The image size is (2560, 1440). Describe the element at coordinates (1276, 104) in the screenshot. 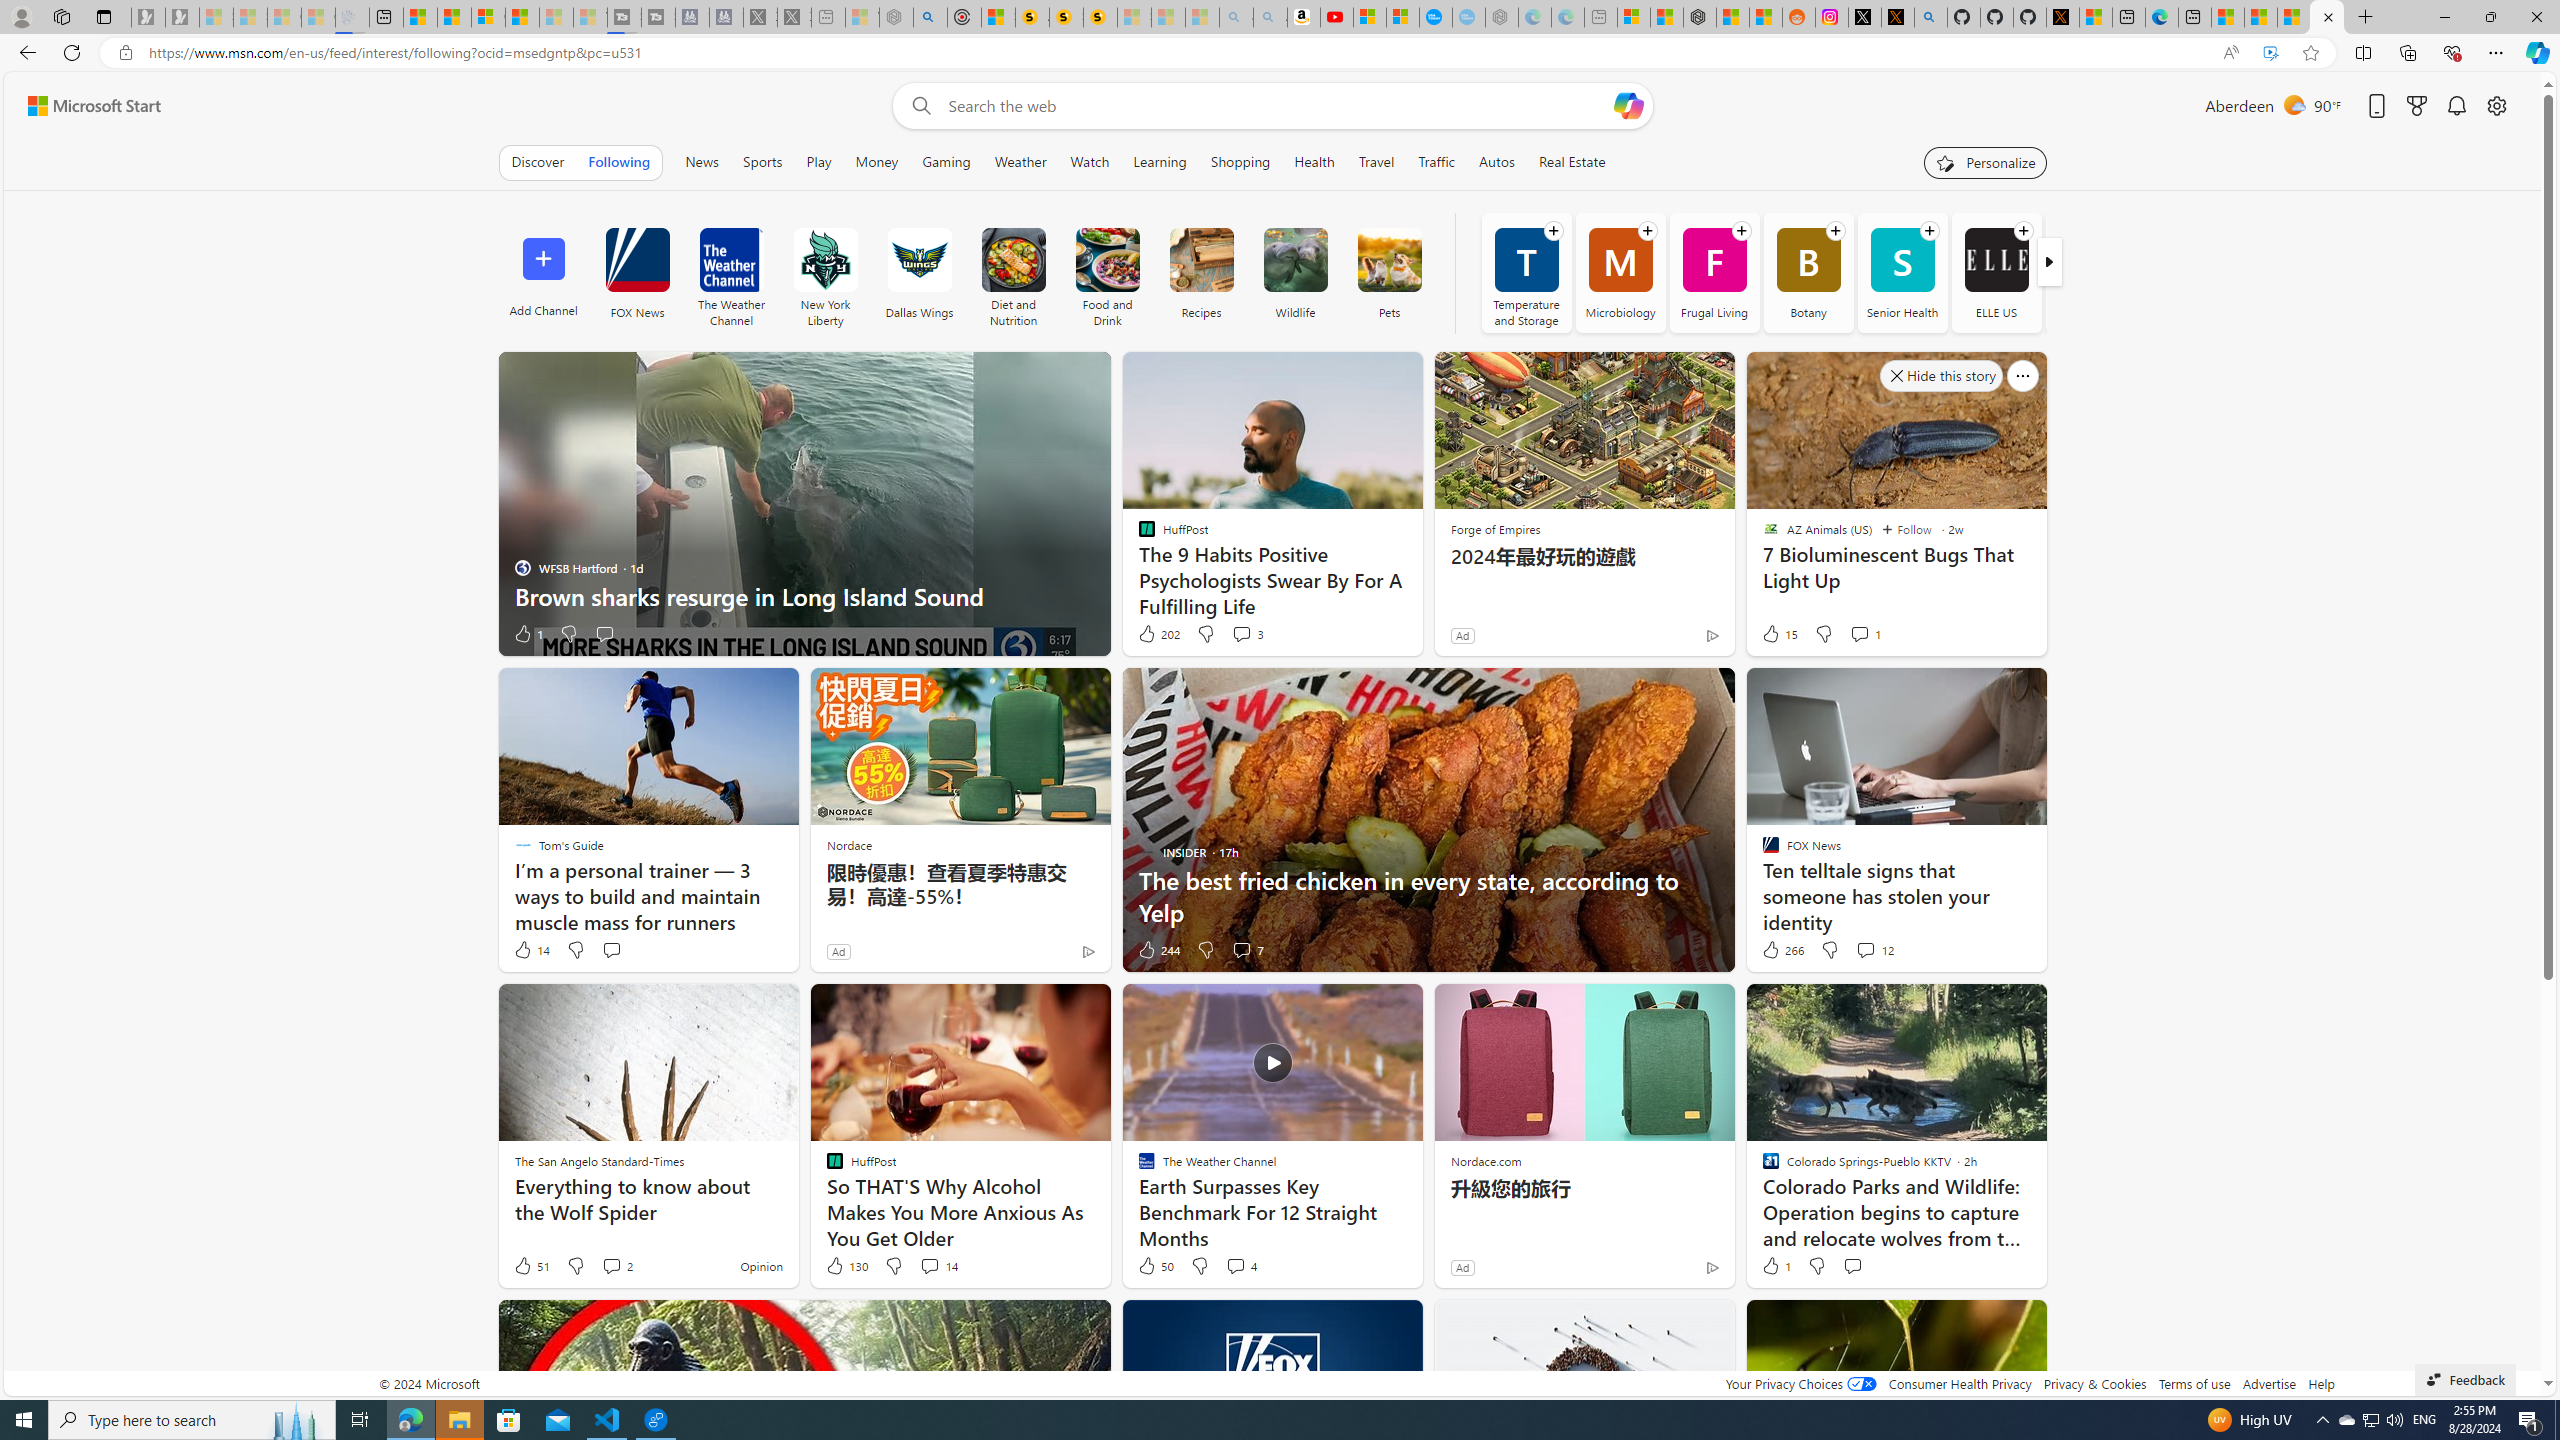

I see `'Enter your search term'` at that location.